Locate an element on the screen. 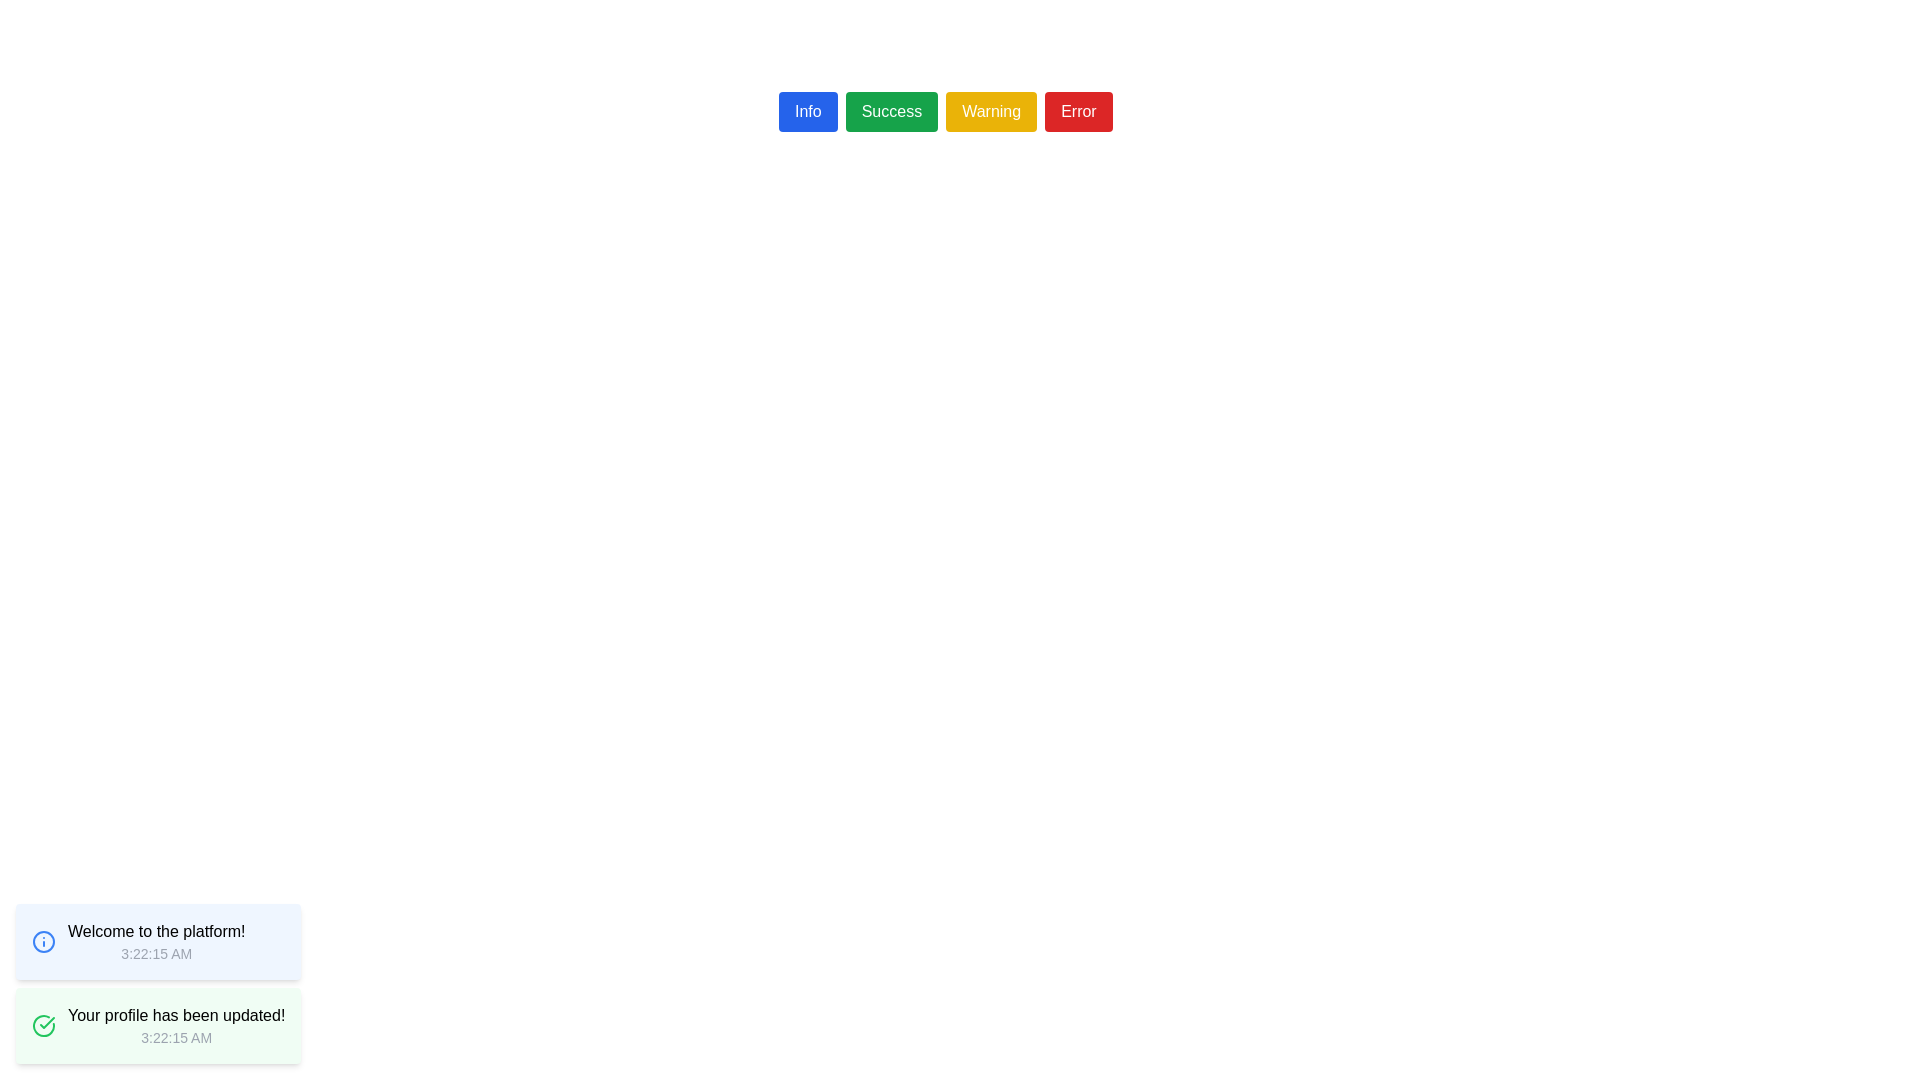 The image size is (1920, 1080). timestamp text label displaying '3:22:15 AM' located at the bottom of the notification card with the message 'Welcome to the platform!' is located at coordinates (155, 952).